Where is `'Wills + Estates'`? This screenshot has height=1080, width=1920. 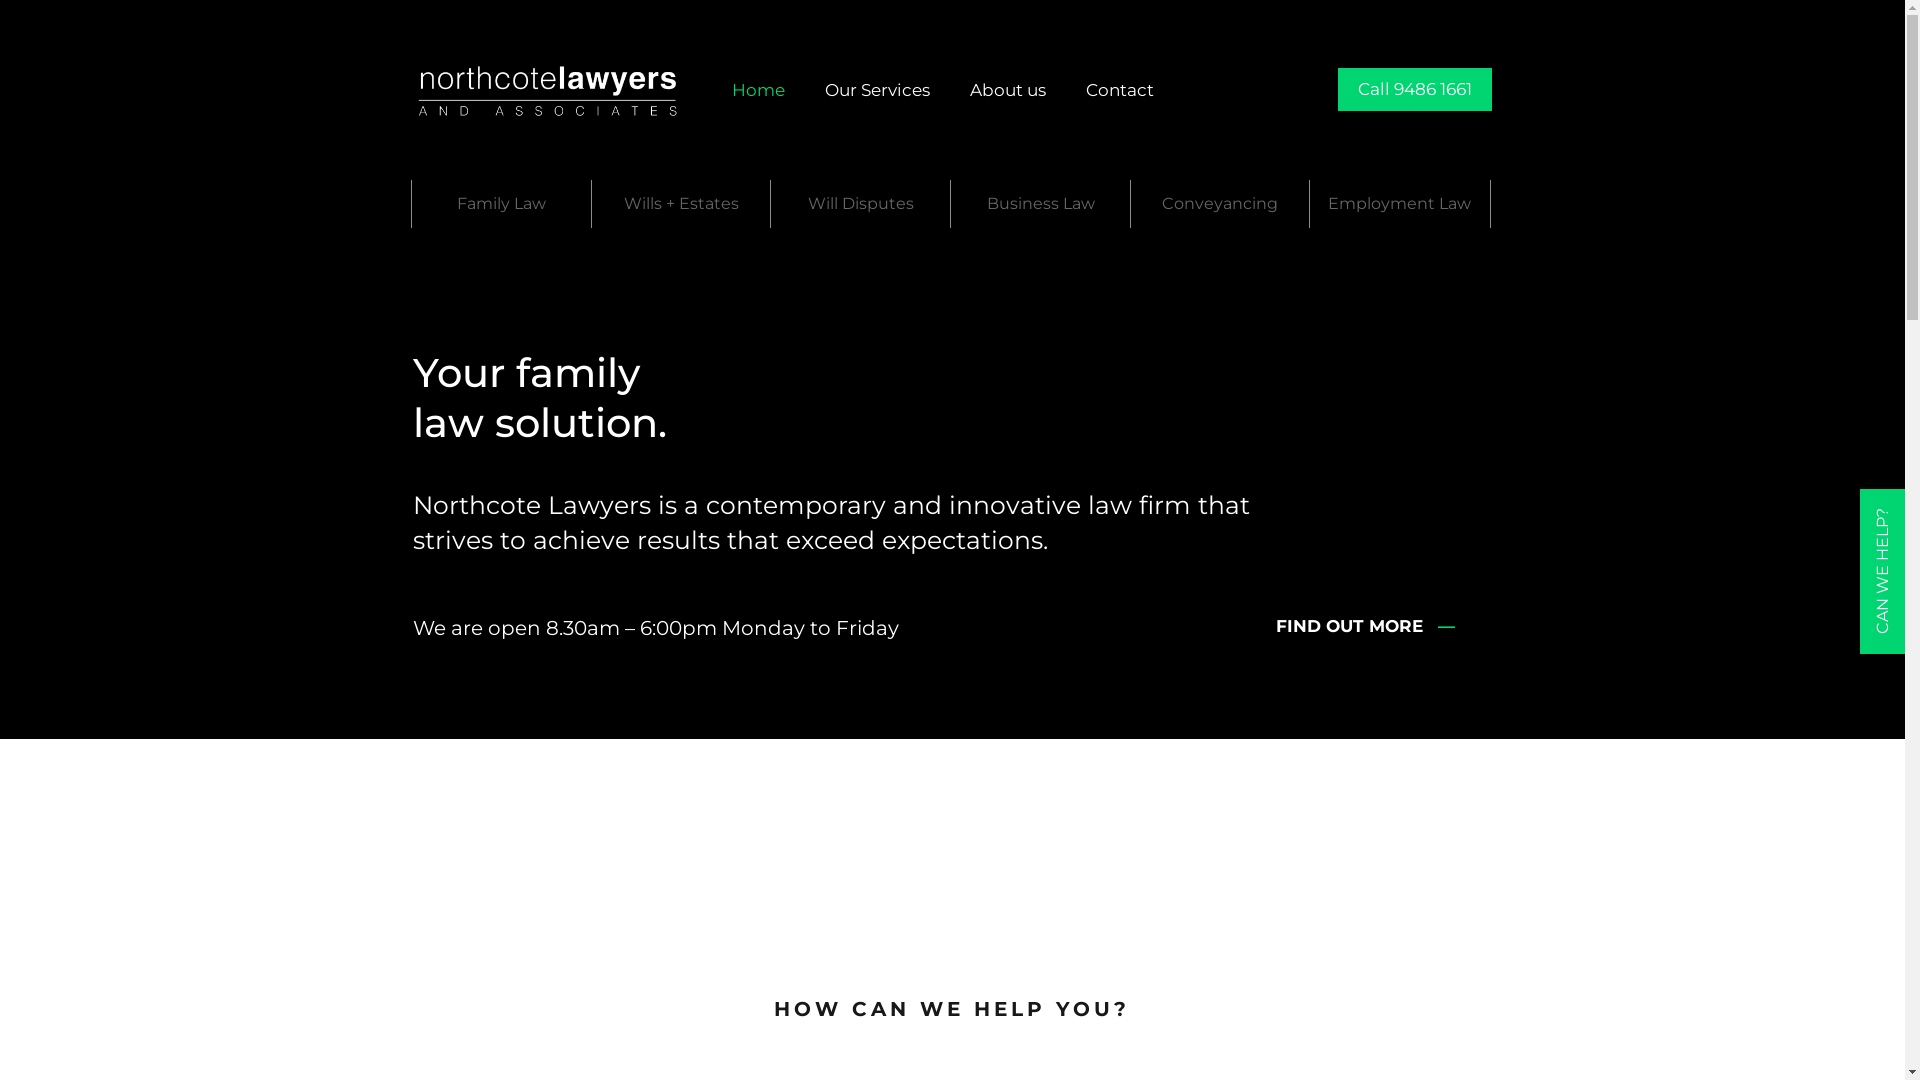
'Wills + Estates' is located at coordinates (681, 204).